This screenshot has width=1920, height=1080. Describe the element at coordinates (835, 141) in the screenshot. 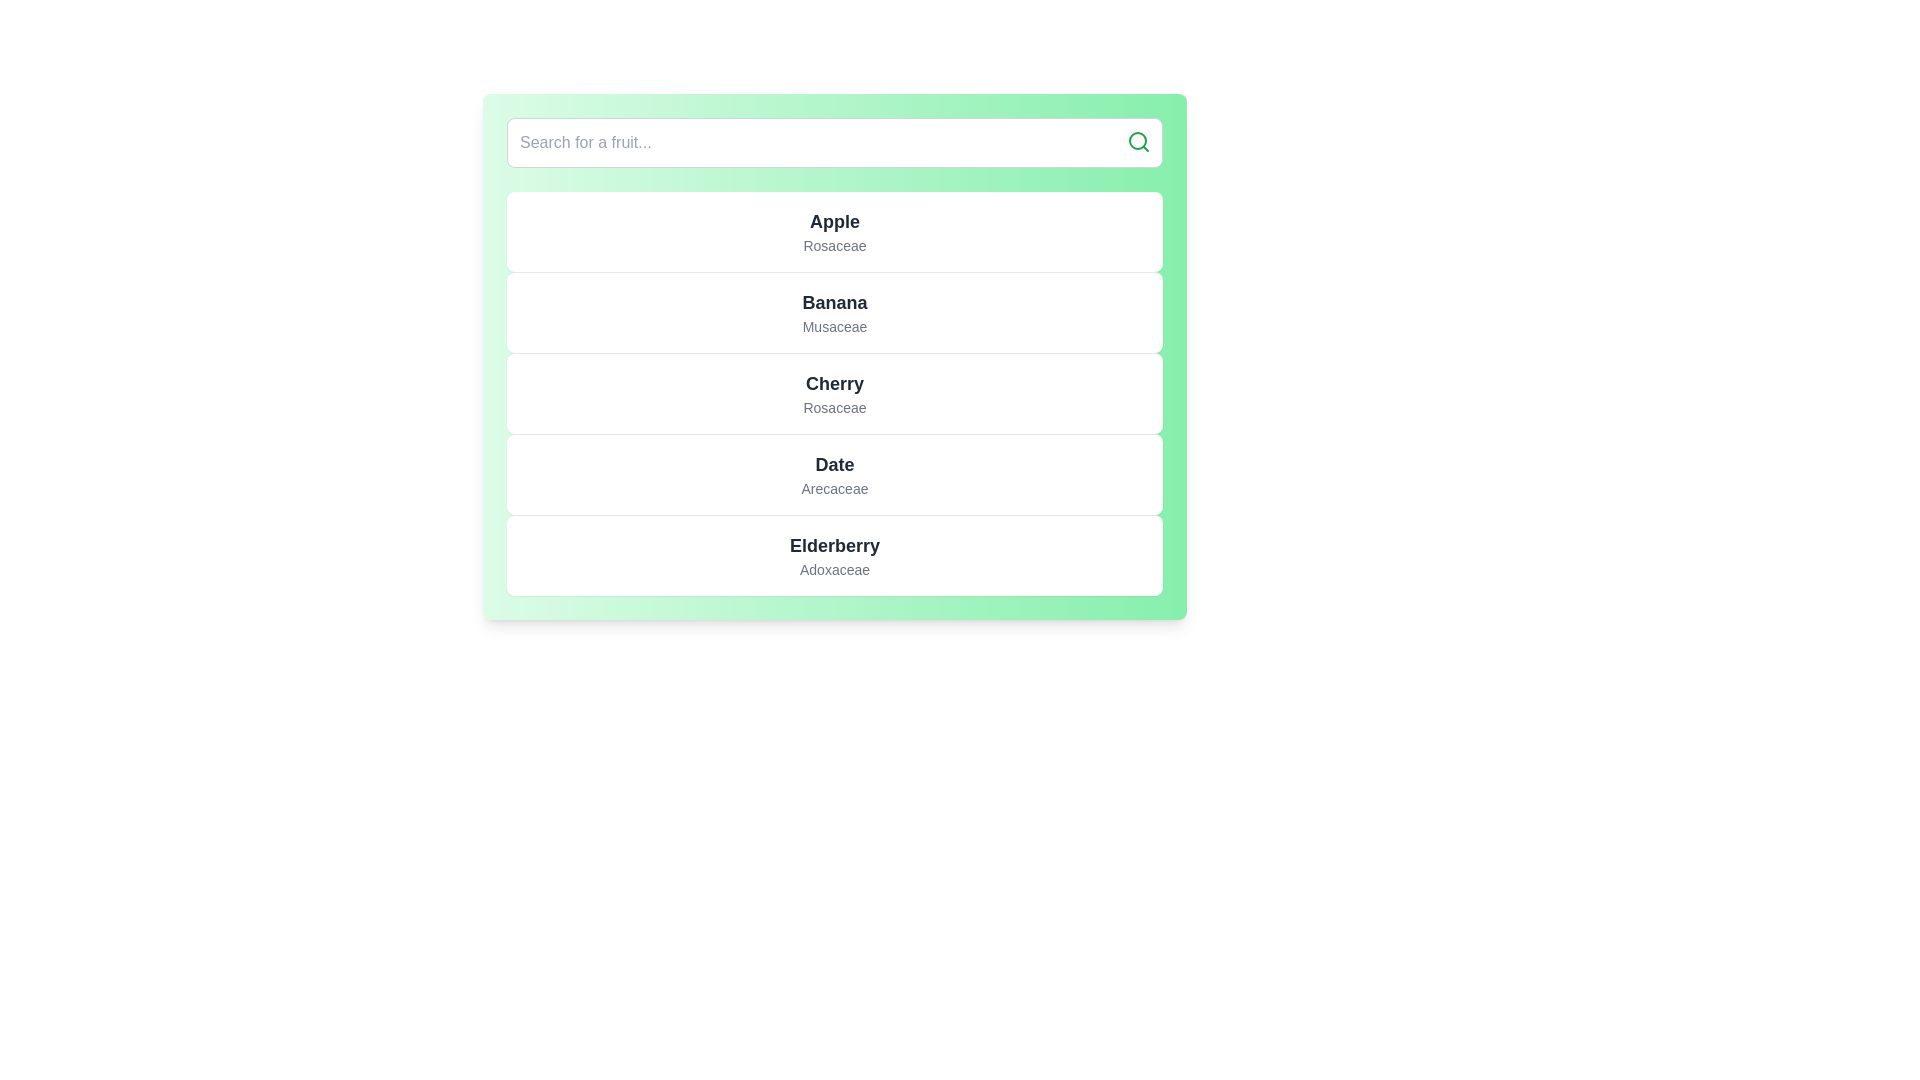

I see `the search input field that has rounded corners and a placeholder saying 'Search for a fruit...', which is located at the top of a rounded green gradient card` at that location.